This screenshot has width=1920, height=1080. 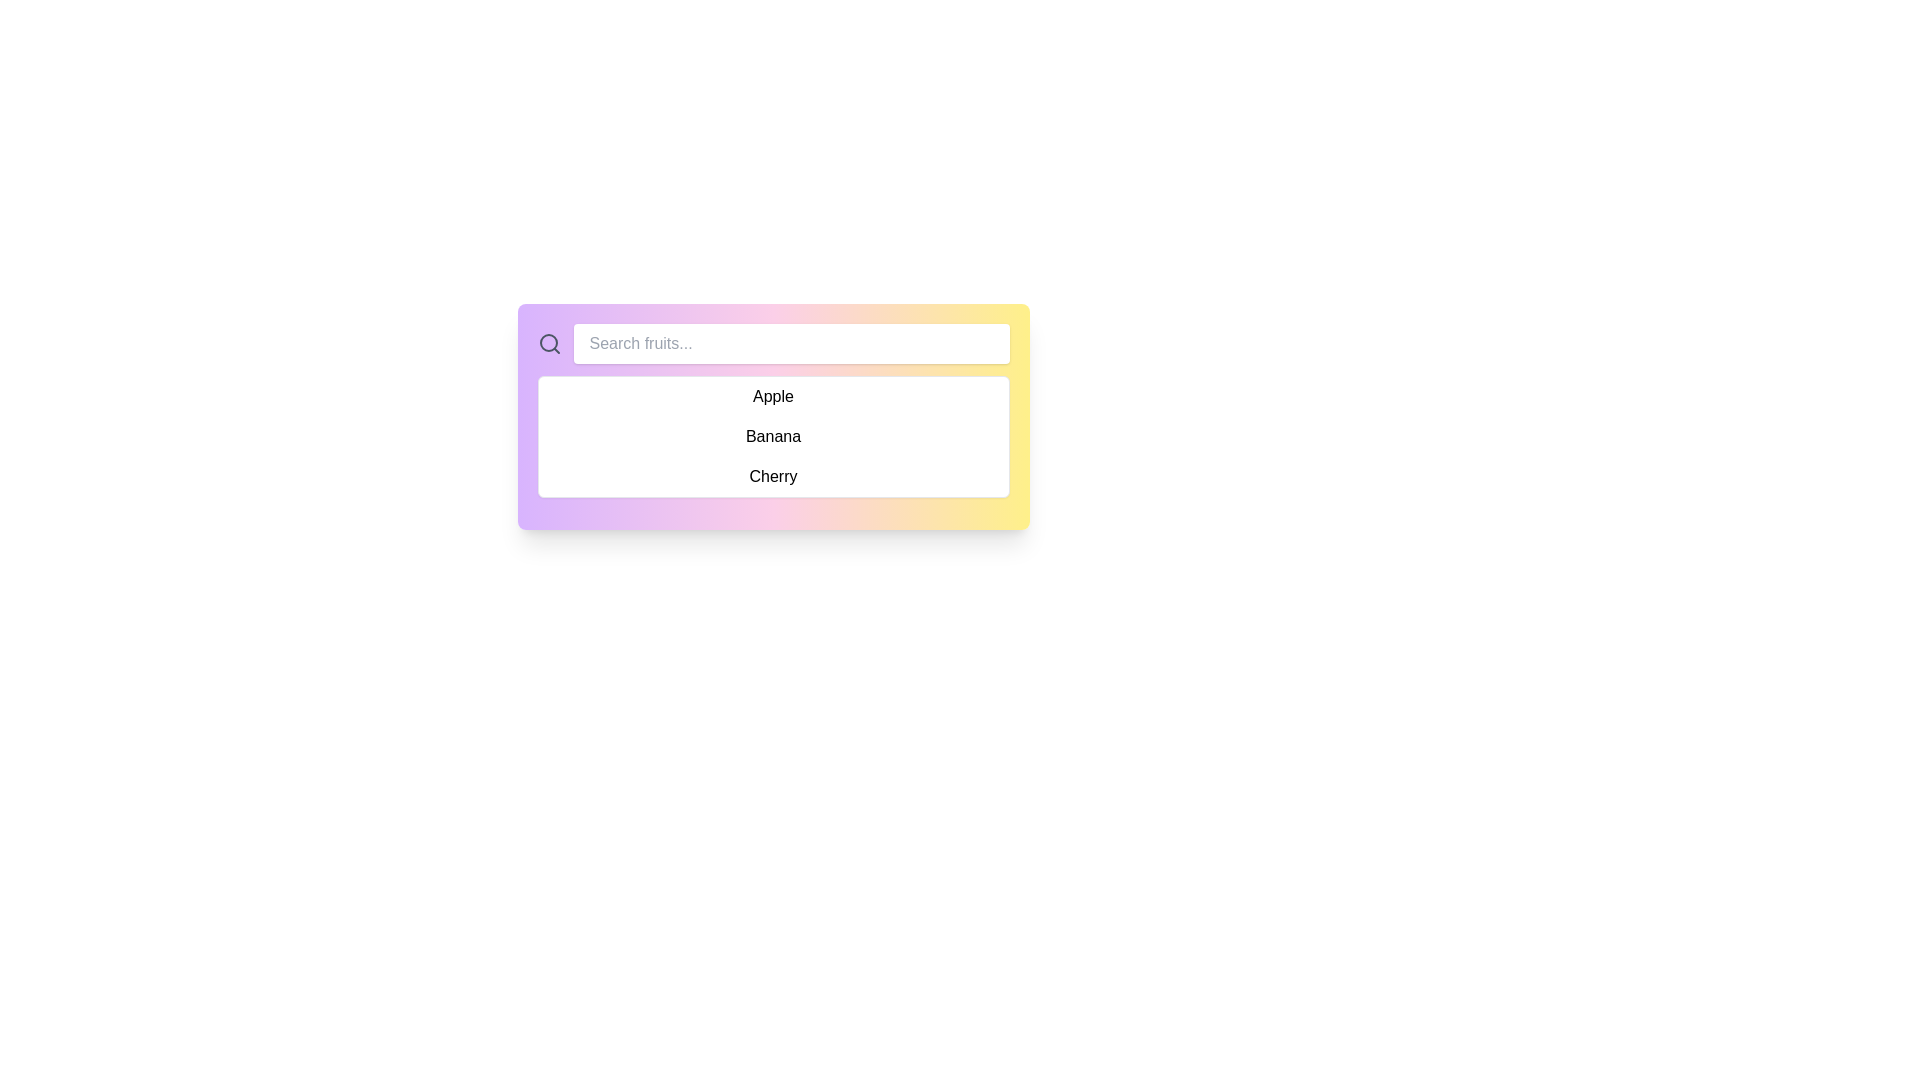 What do you see at coordinates (772, 397) in the screenshot?
I see `the first dropdown list item displaying the text 'Apple'` at bounding box center [772, 397].